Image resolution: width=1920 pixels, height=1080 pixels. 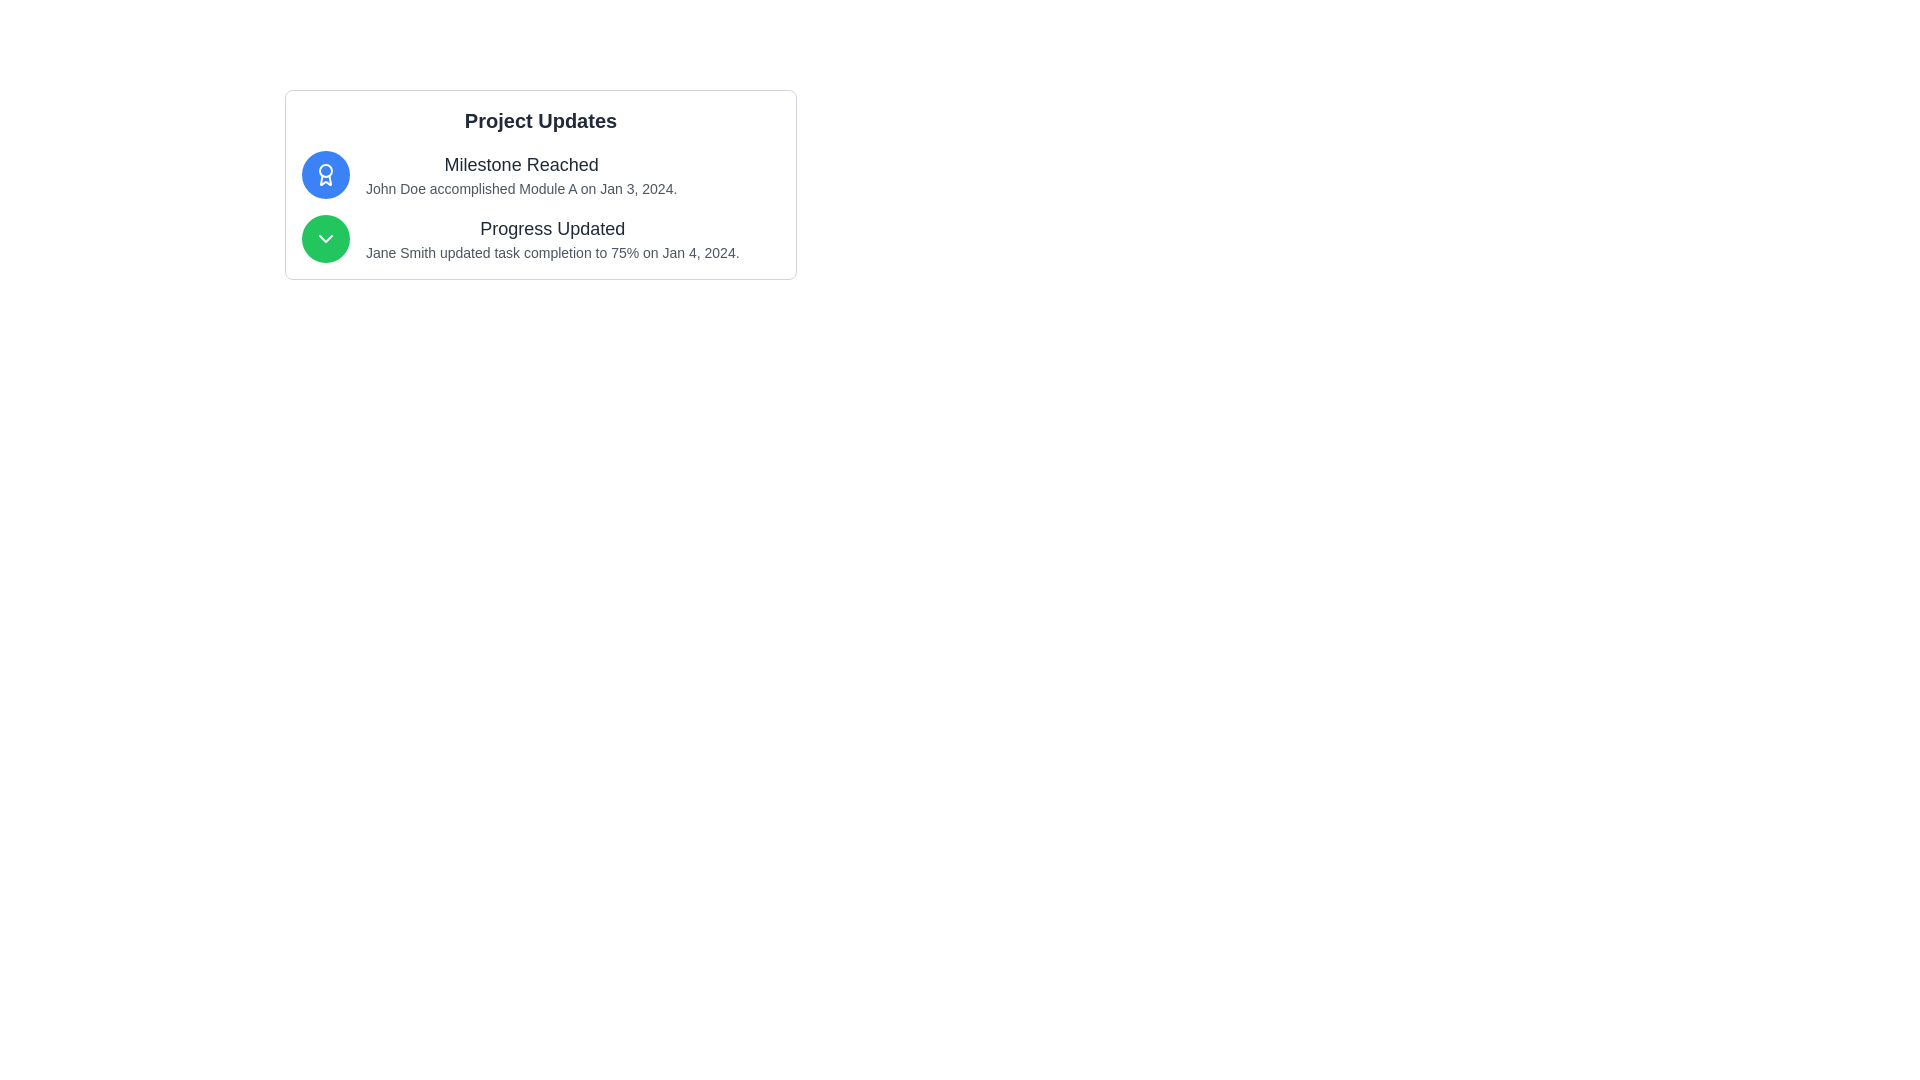 I want to click on the notification Text Label located below the heading 'Project Updates', which is the first topmost entry among similar notifications, so click(x=521, y=173).